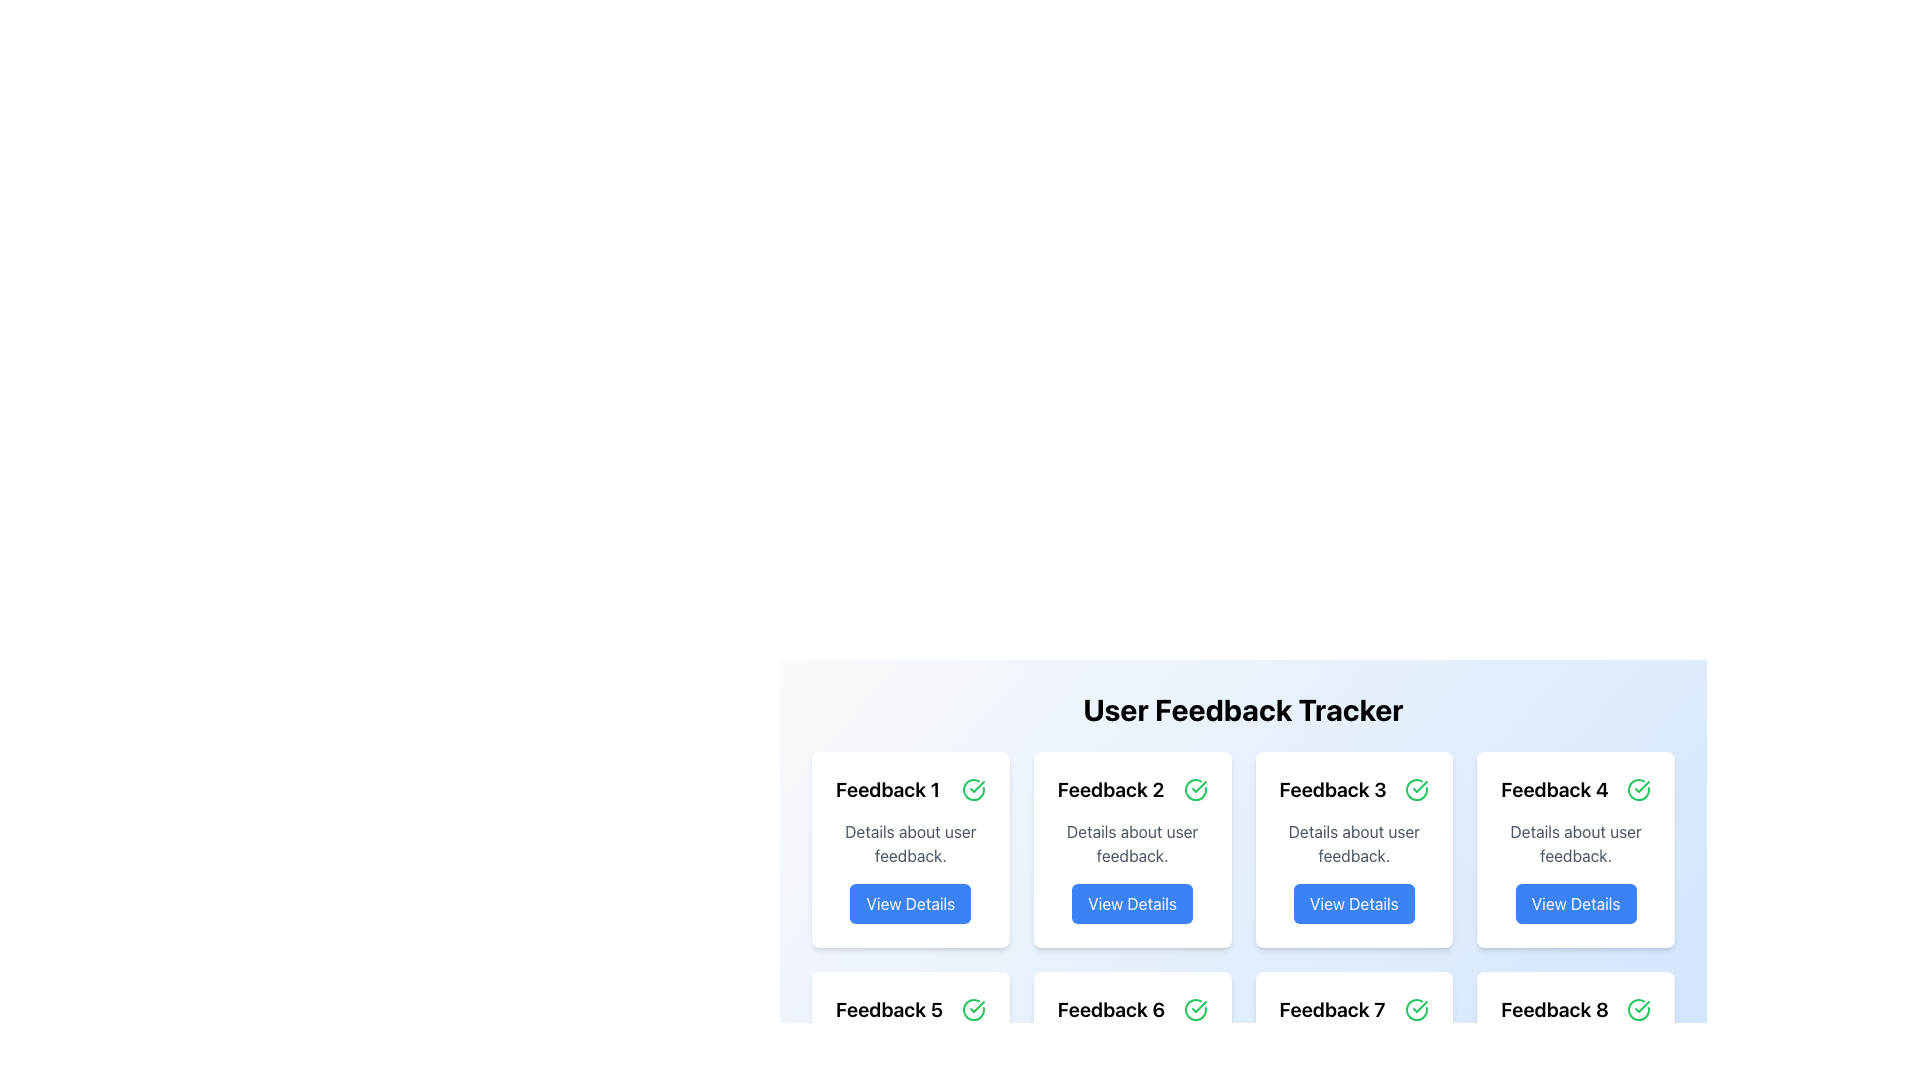  What do you see at coordinates (973, 789) in the screenshot?
I see `the green circular icon component styled as a check mark located in the upper right corner of the card labeled 'Feedback 1'` at bounding box center [973, 789].